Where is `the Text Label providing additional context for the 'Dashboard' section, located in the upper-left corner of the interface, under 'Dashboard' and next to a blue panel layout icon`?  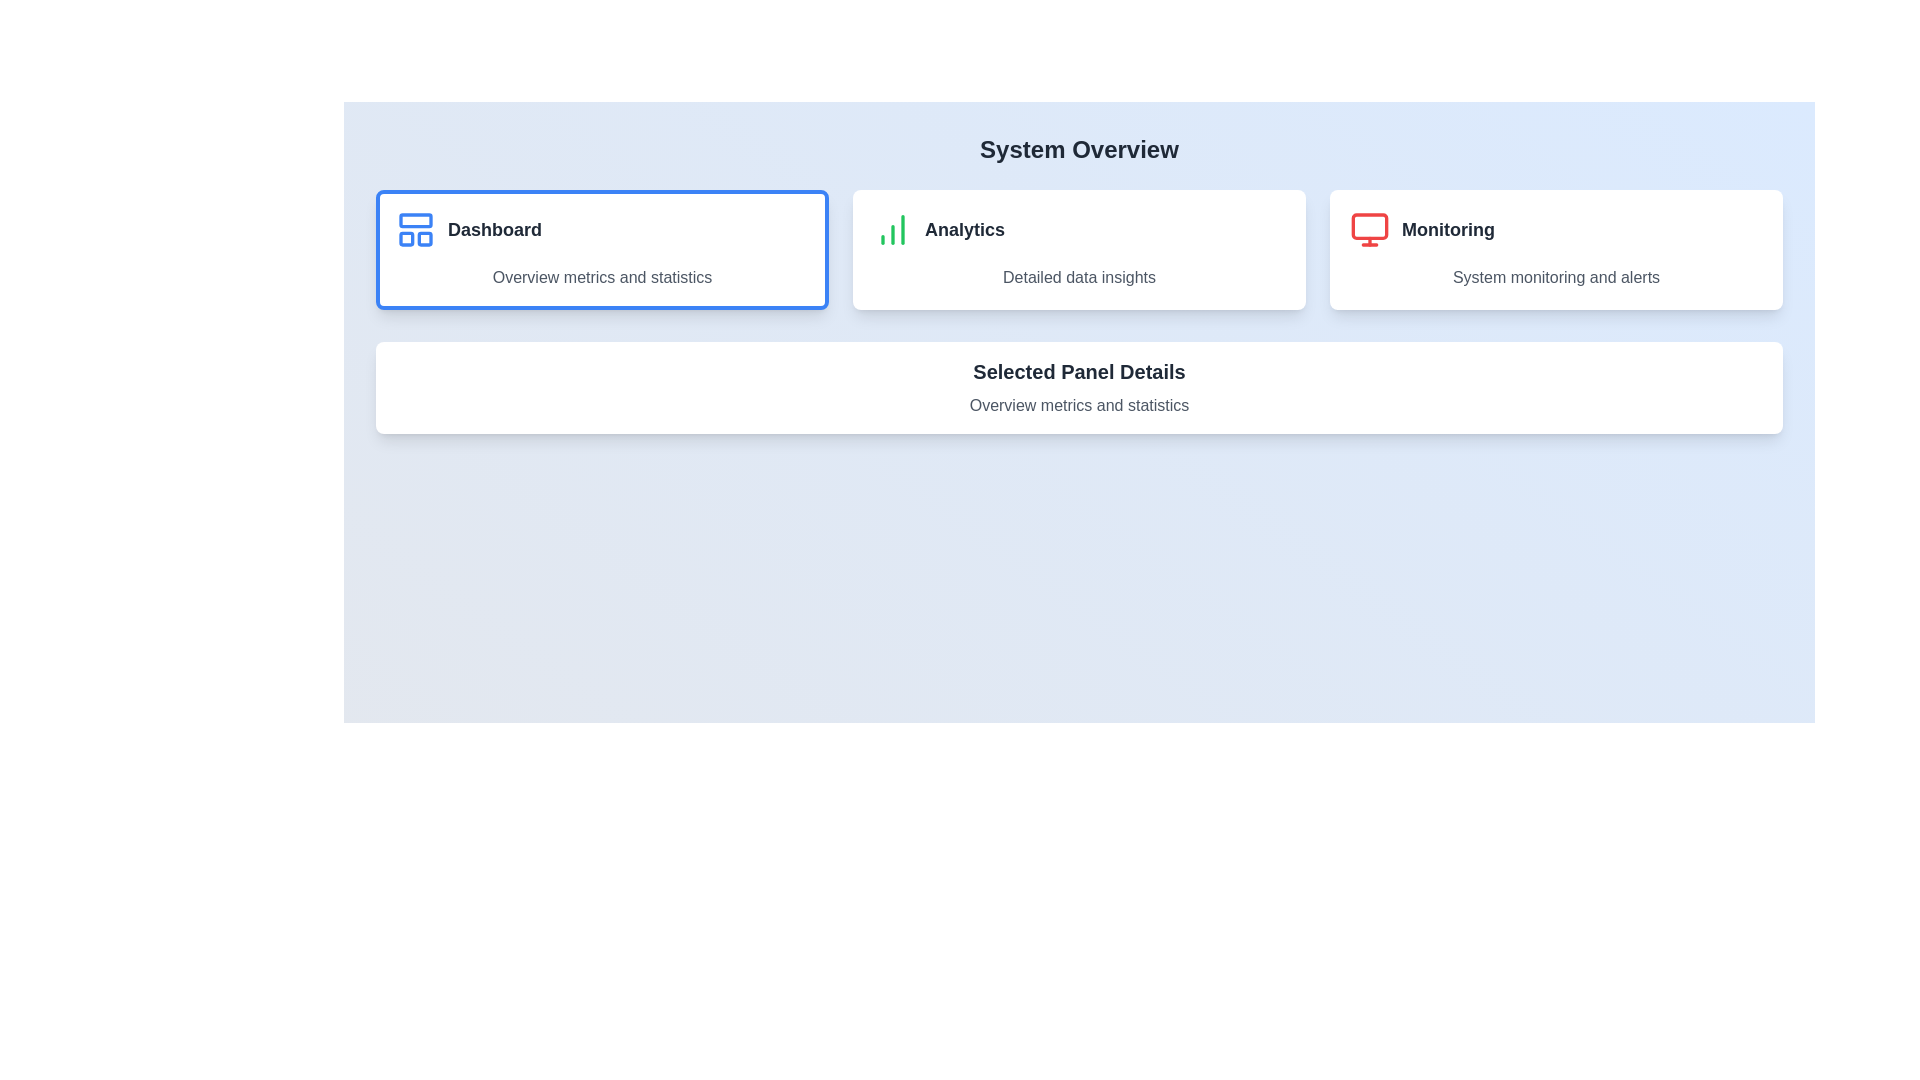
the Text Label providing additional context for the 'Dashboard' section, located in the upper-left corner of the interface, under 'Dashboard' and next to a blue panel layout icon is located at coordinates (601, 277).